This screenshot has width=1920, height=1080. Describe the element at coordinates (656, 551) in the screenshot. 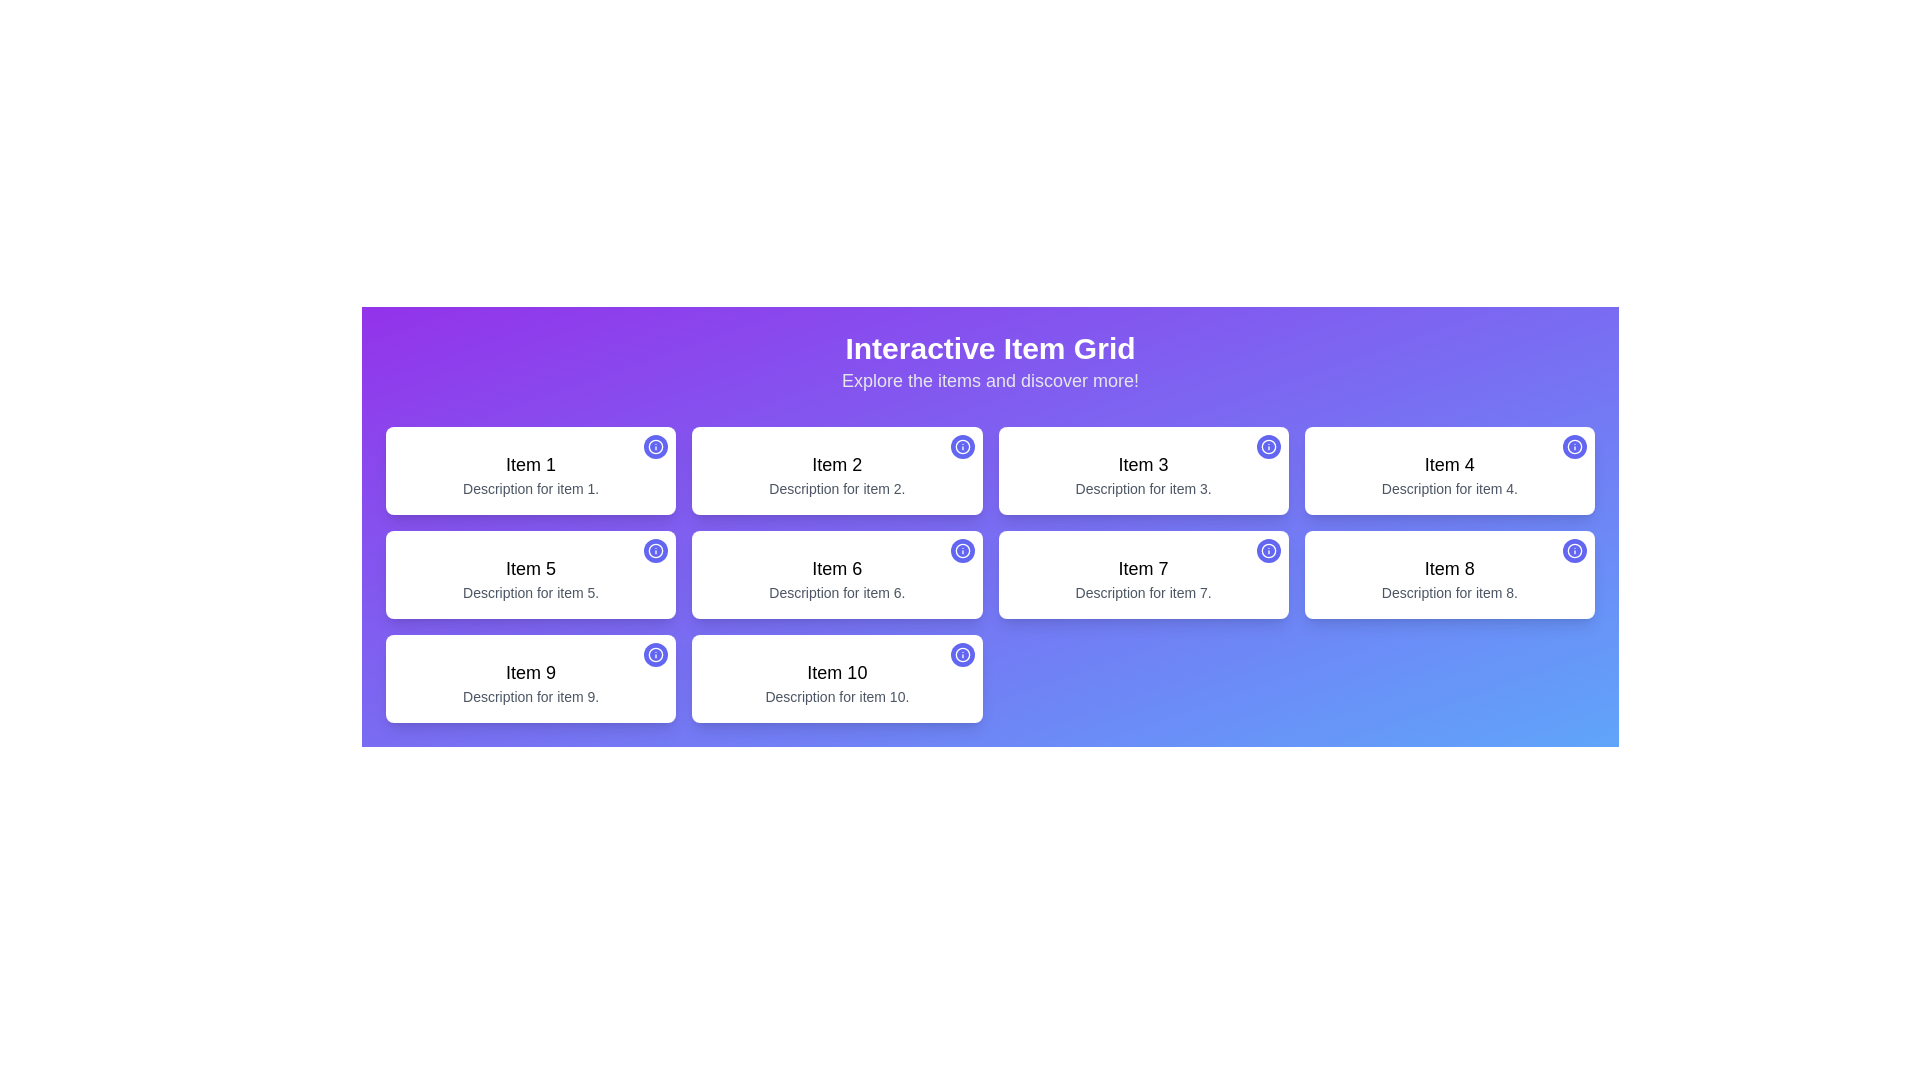

I see `the circular icon with a white outline and purple fill, featuring the letter 'i', located at the top-right corner of the 'Item 5' tile in the second row of a 4x3 grid layout` at that location.